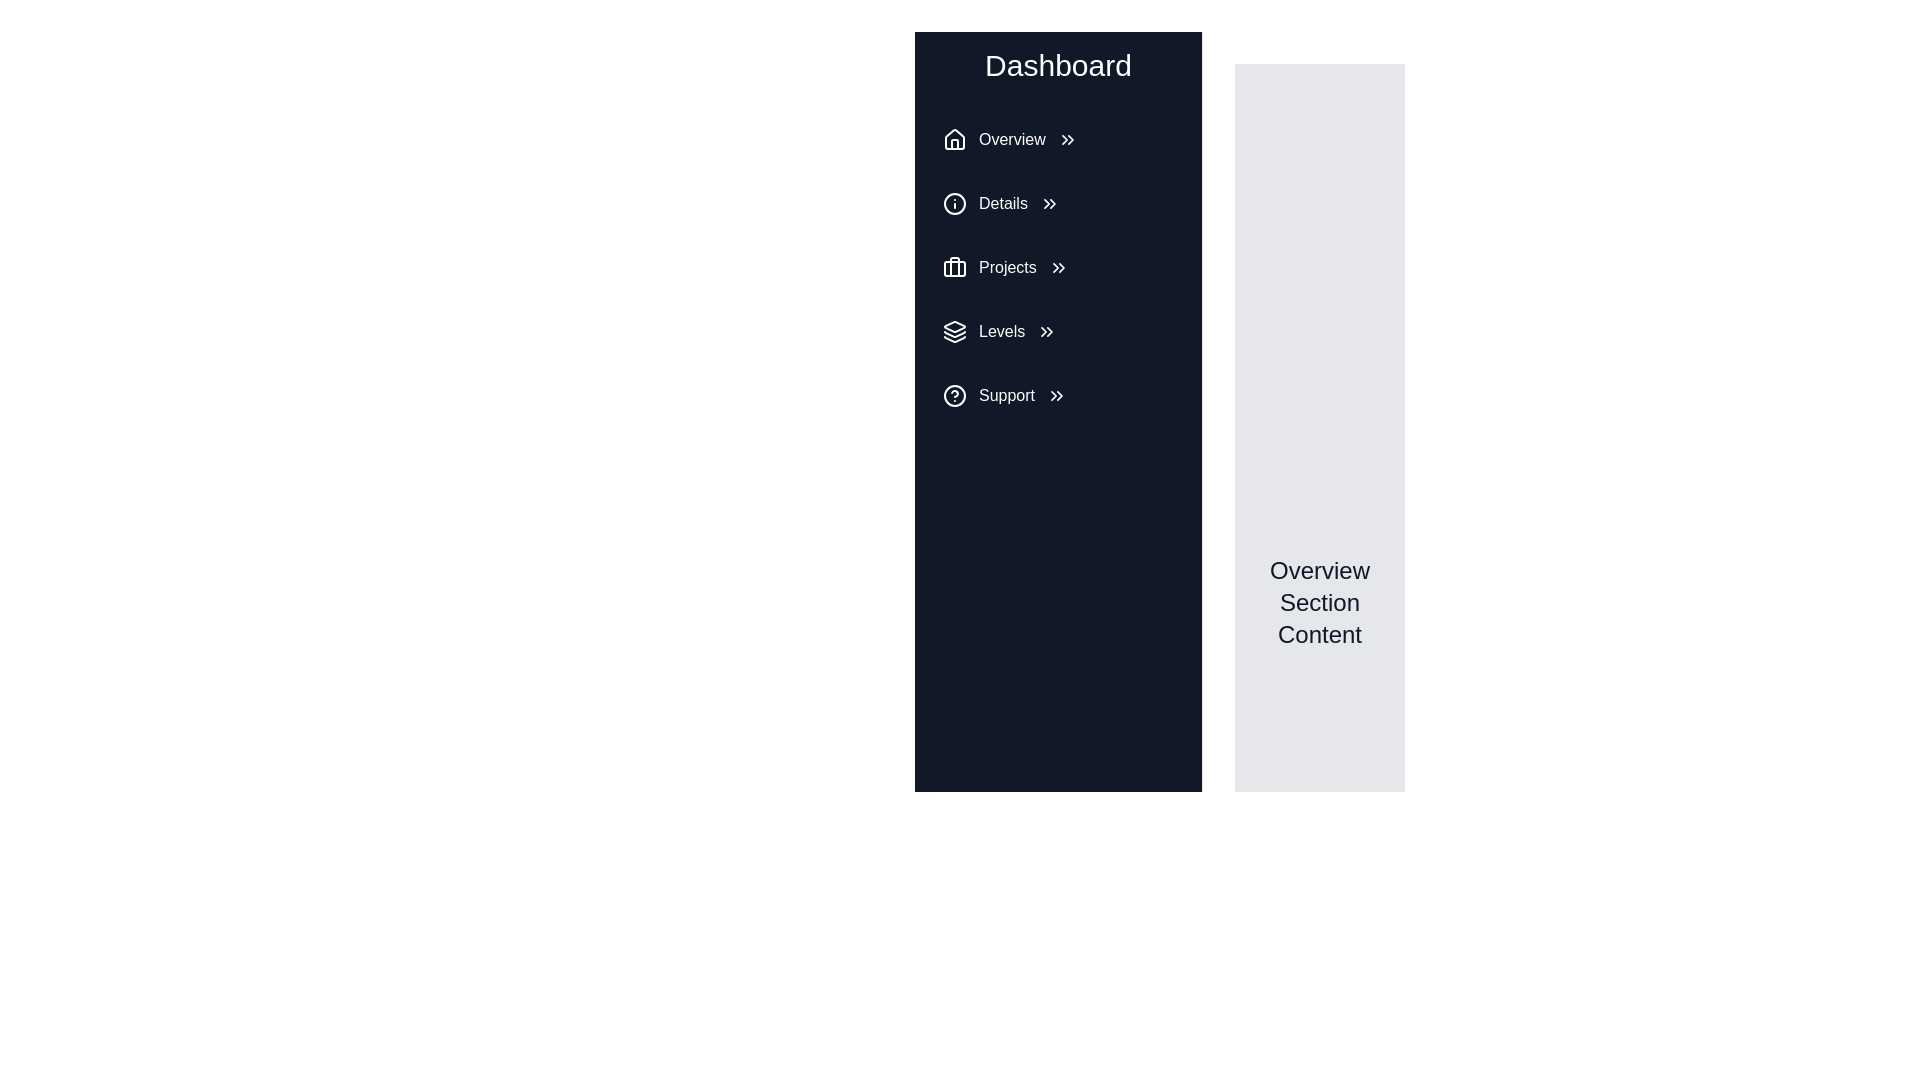  I want to click on the Static Text Header located at the top of the sidebar, which indicates the context or name of the current view, so click(1057, 64).